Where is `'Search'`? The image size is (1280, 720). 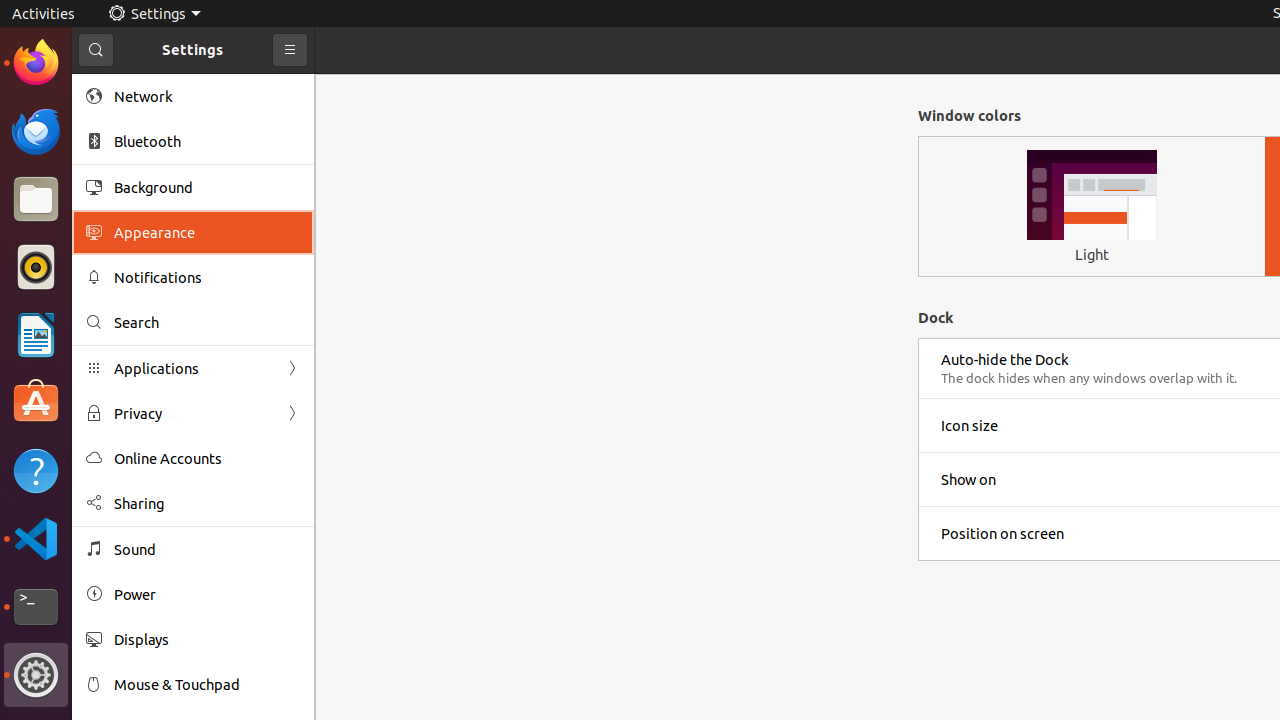 'Search' is located at coordinates (206, 321).